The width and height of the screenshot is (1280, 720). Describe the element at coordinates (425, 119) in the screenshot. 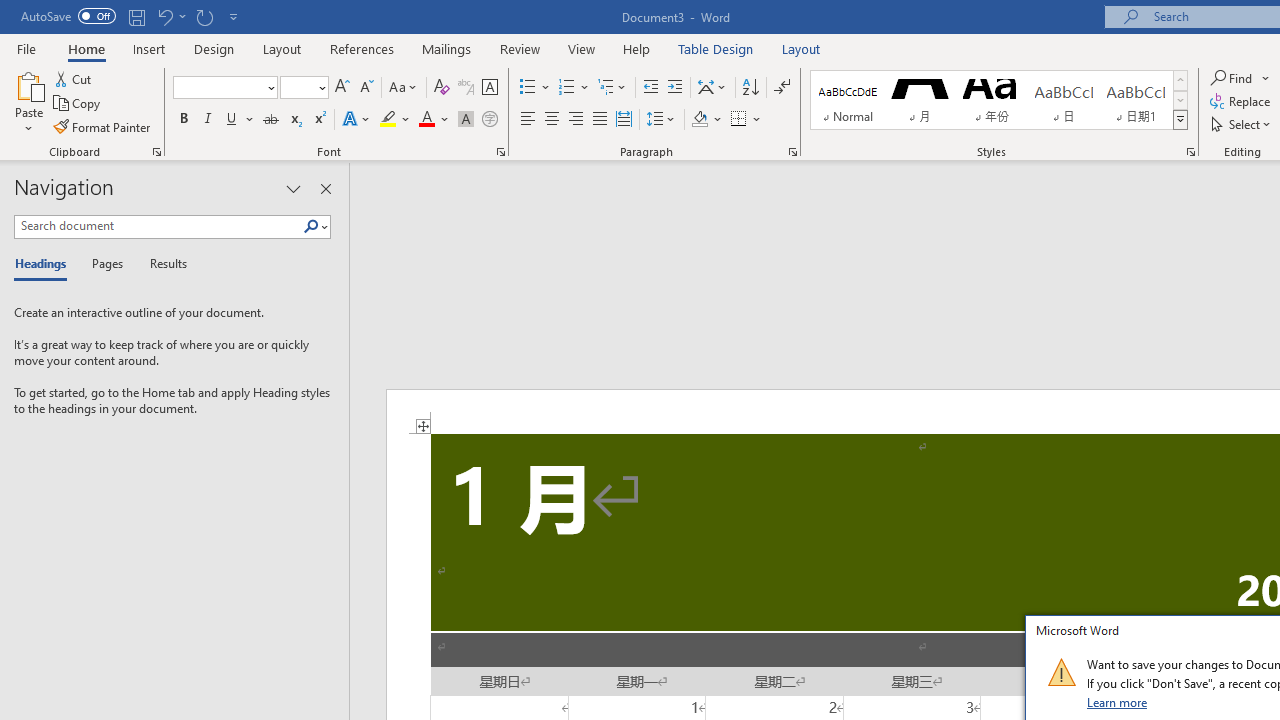

I see `'Font Color RGB(255, 0, 0)'` at that location.